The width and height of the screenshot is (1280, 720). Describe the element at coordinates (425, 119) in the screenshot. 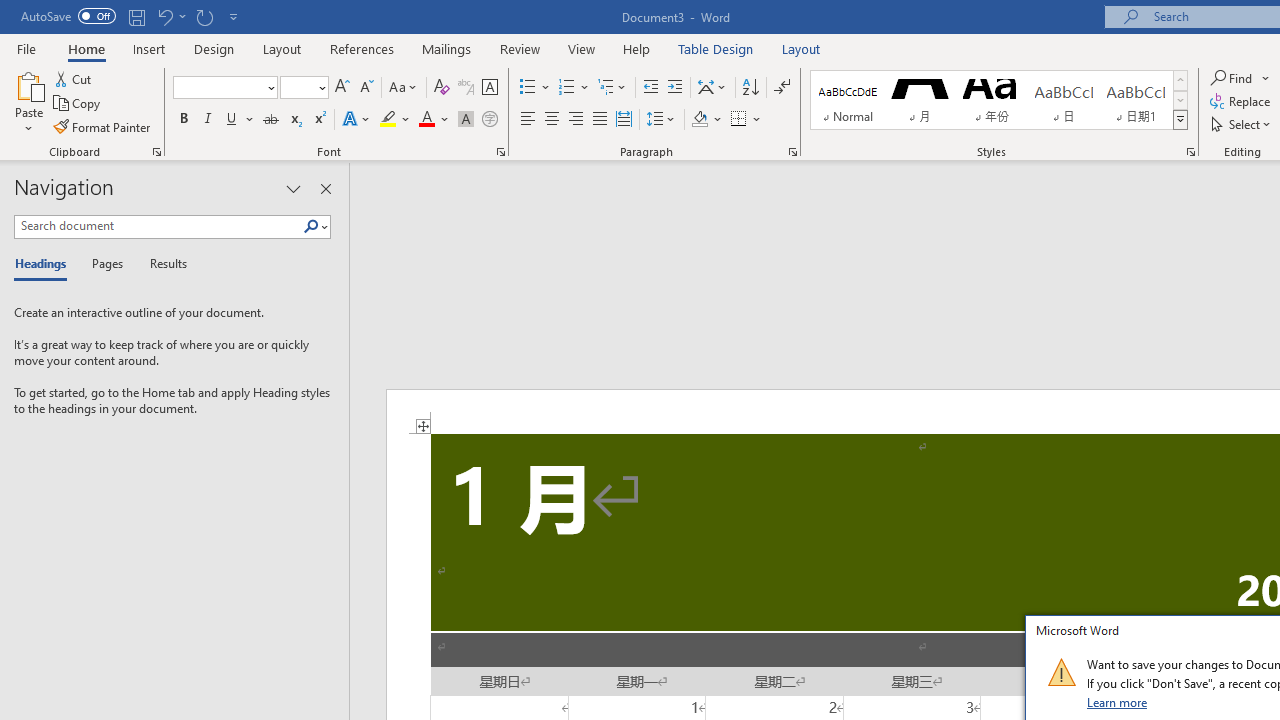

I see `'Font Color RGB(255, 0, 0)'` at that location.